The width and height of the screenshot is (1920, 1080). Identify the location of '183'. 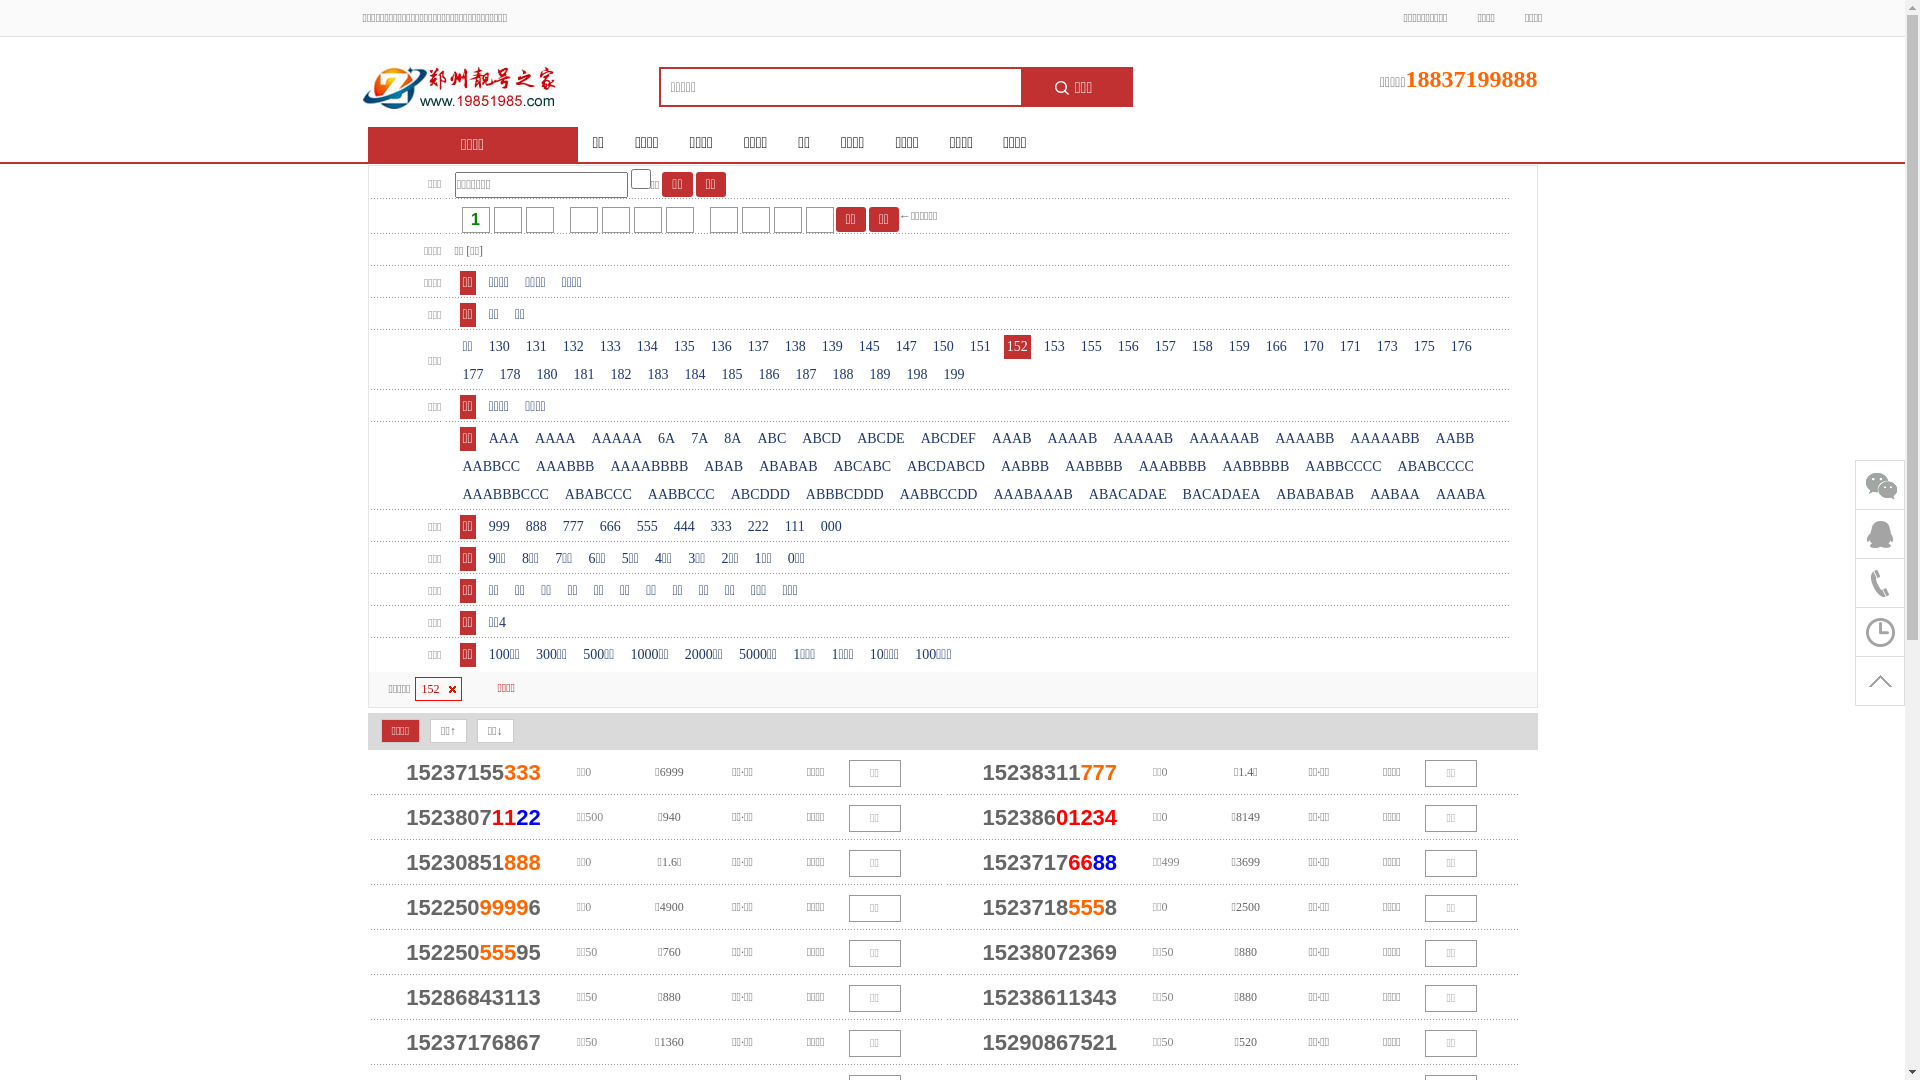
(657, 374).